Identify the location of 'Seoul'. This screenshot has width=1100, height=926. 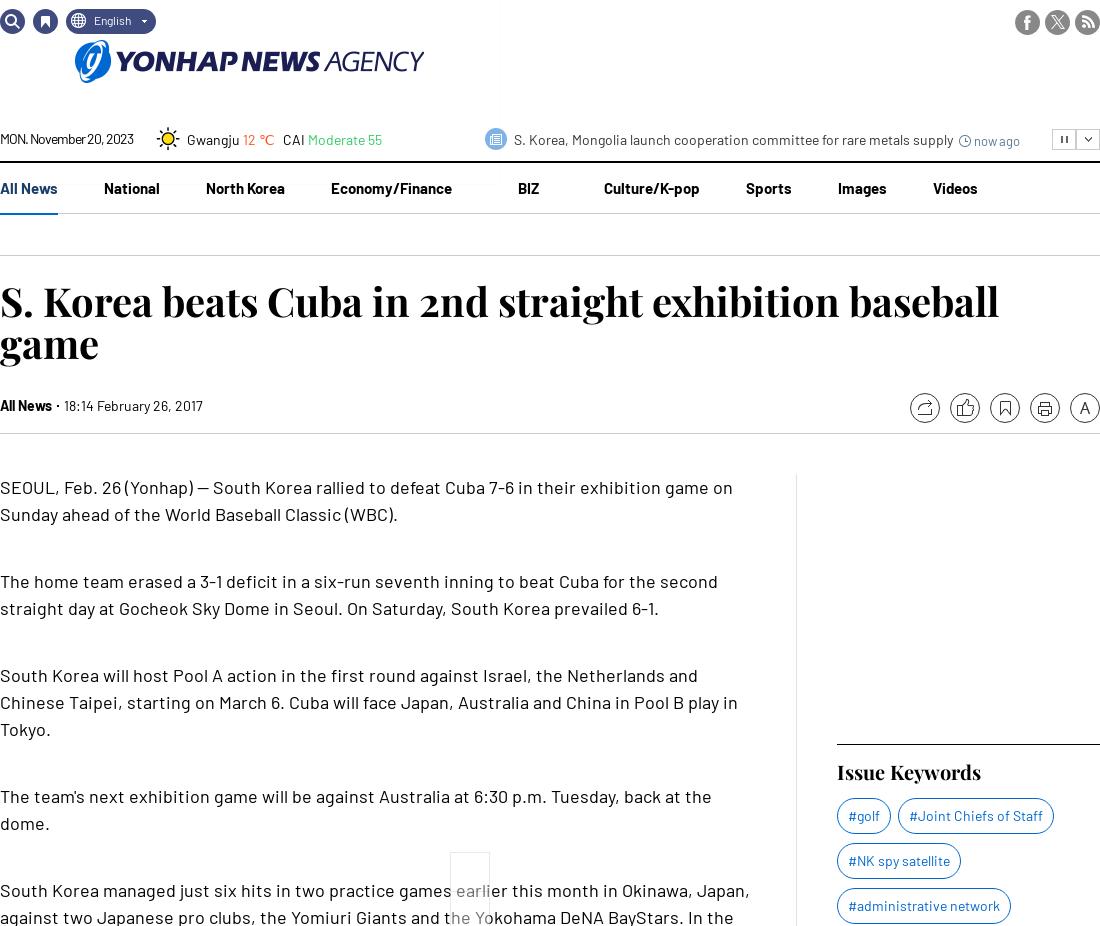
(203, 279).